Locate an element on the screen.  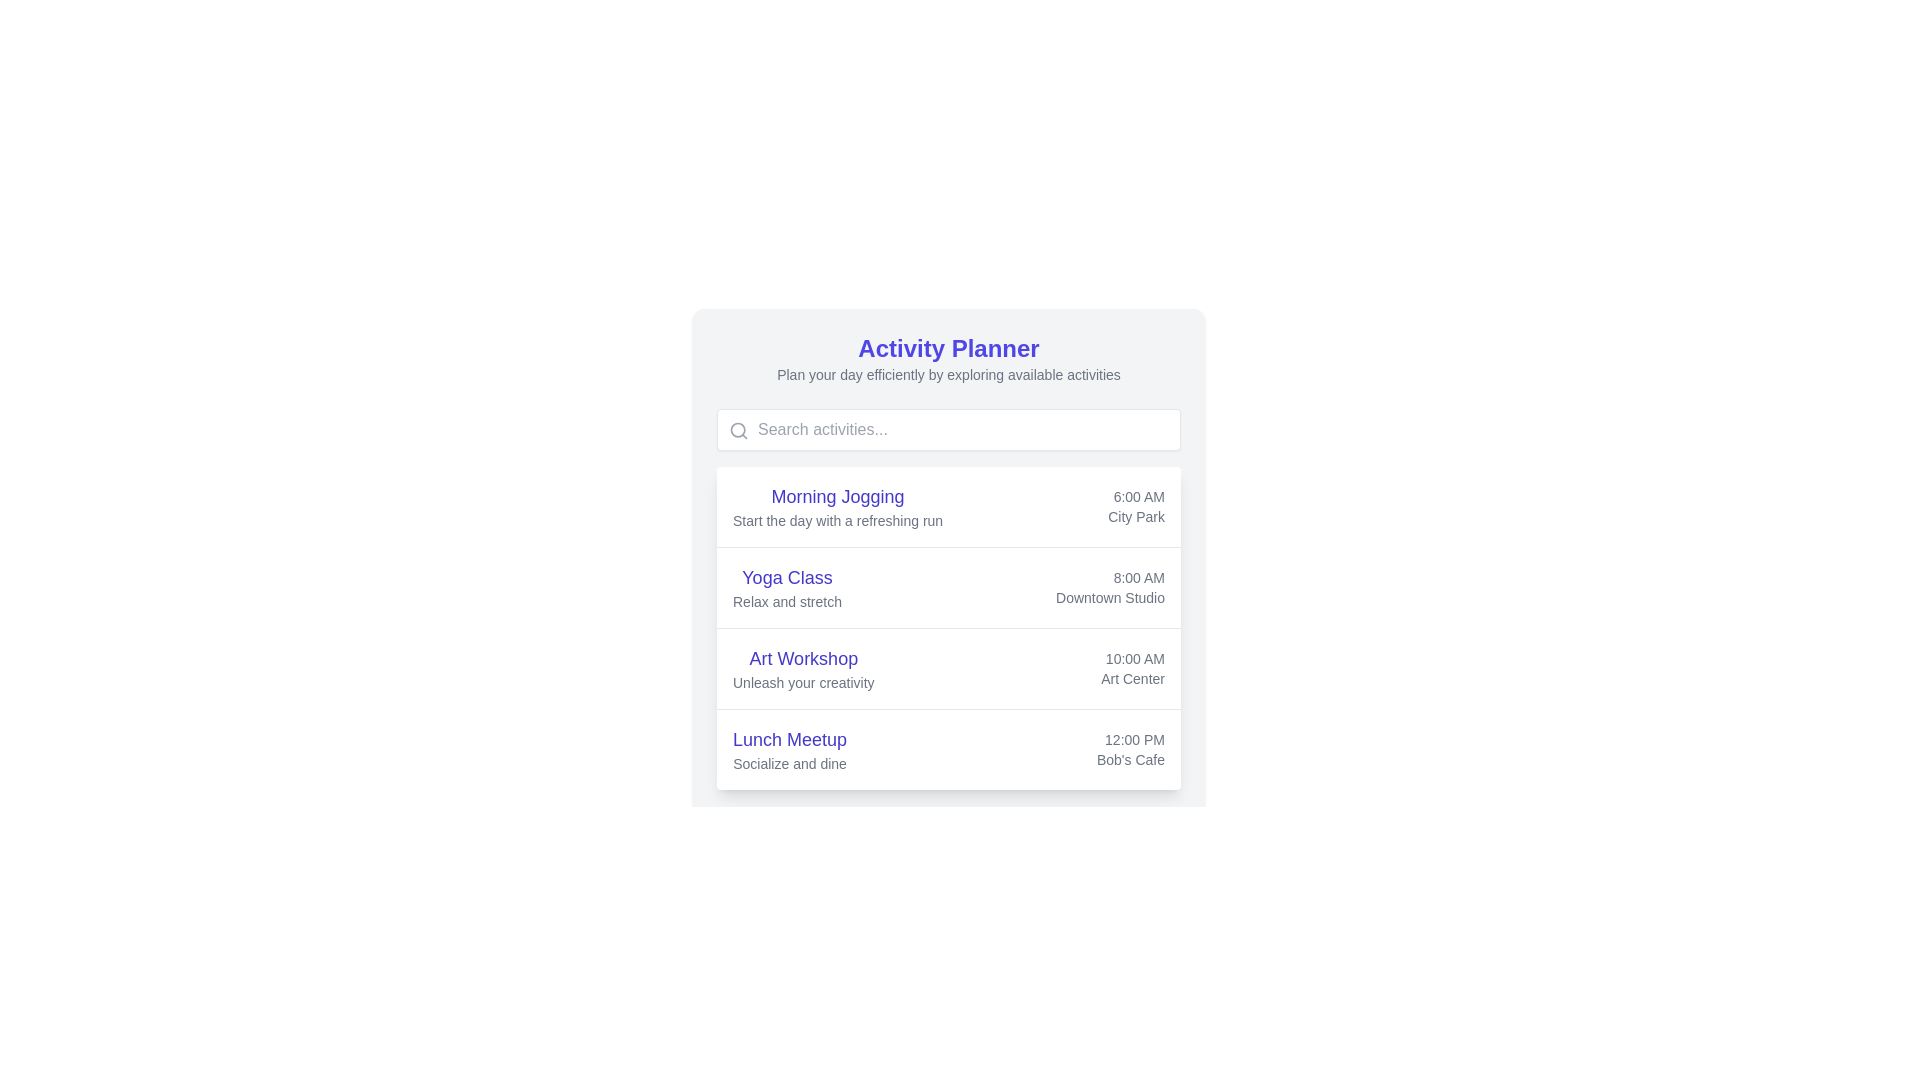
the 'Lunch Meetup' scheduled time text element, which is positioned in the fourth row of the information block, to check if additional information is displayed is located at coordinates (1131, 740).